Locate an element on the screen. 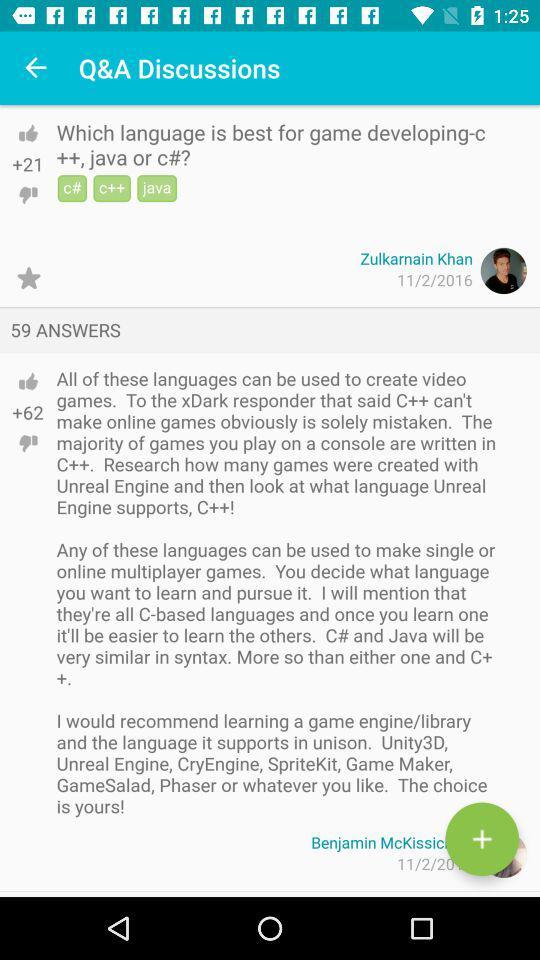 The width and height of the screenshot is (540, 960). the add icon is located at coordinates (481, 839).